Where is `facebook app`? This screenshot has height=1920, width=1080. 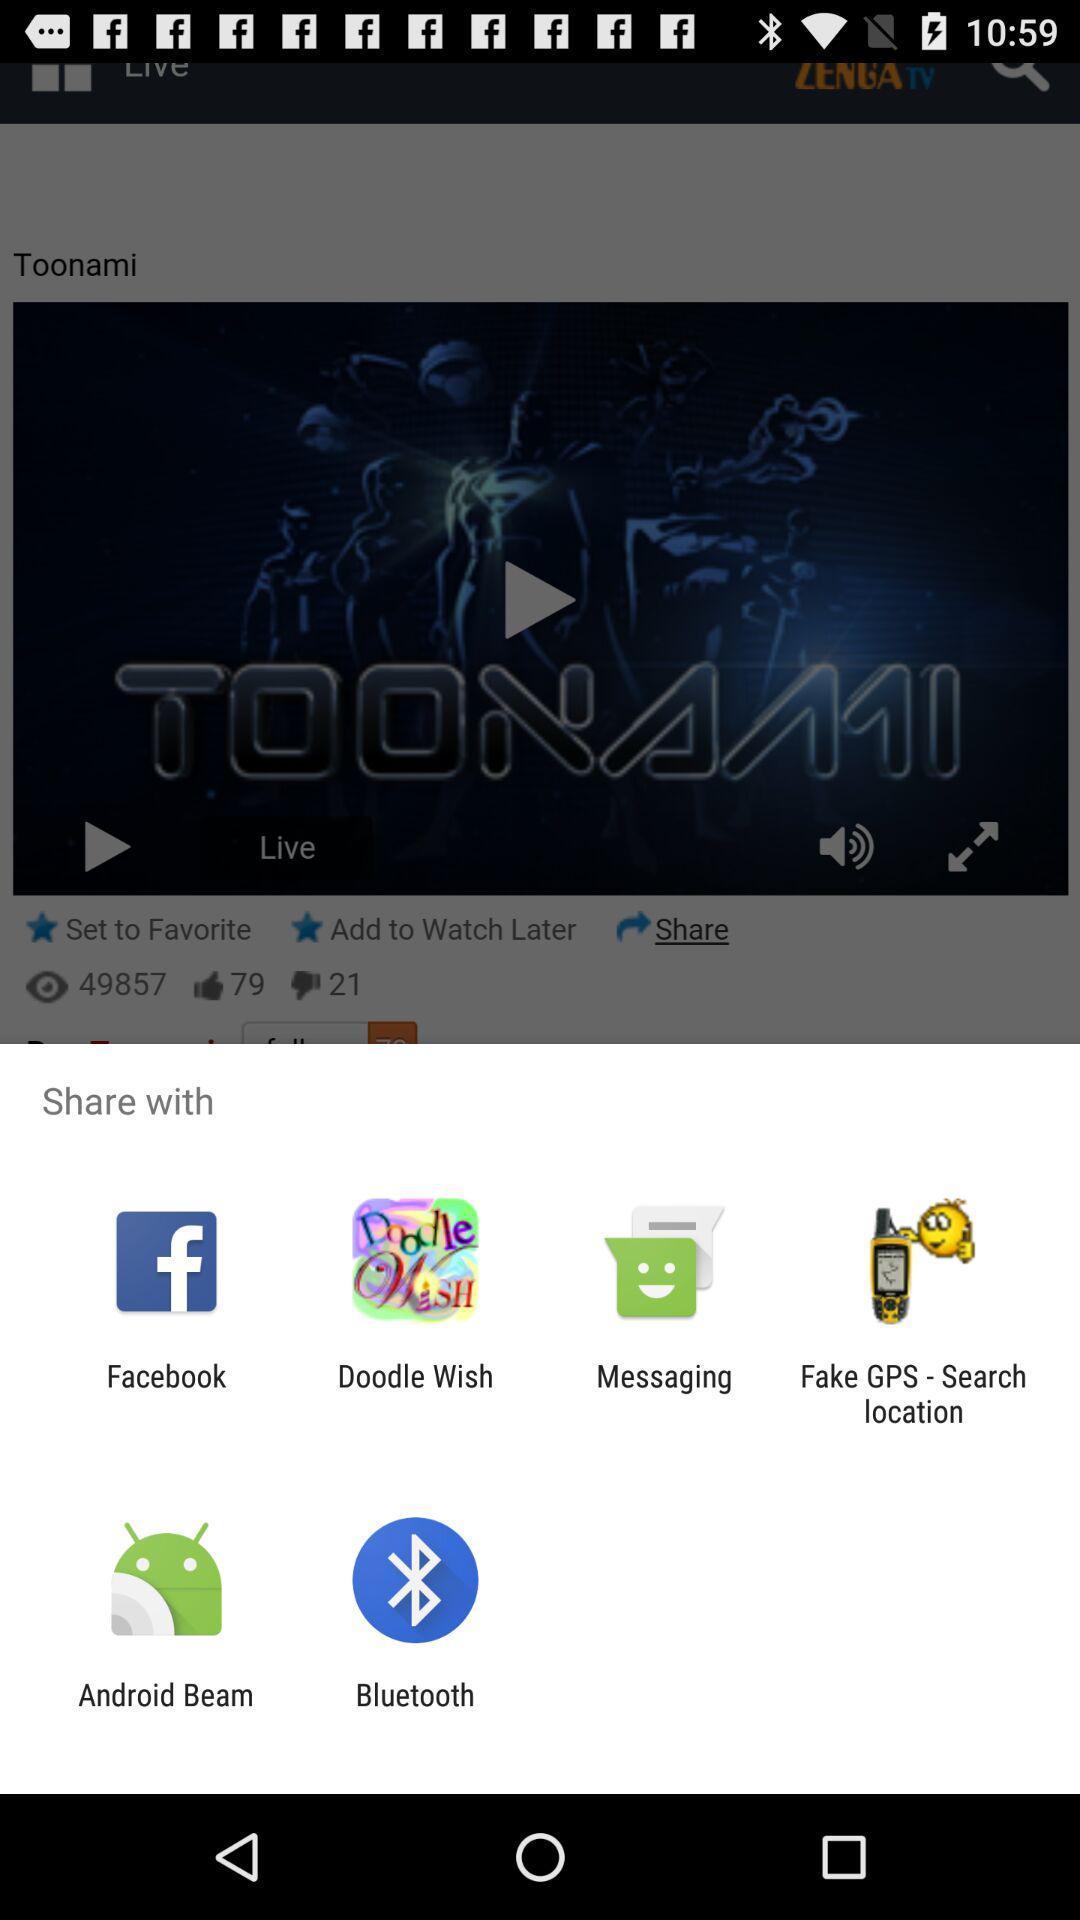
facebook app is located at coordinates (165, 1392).